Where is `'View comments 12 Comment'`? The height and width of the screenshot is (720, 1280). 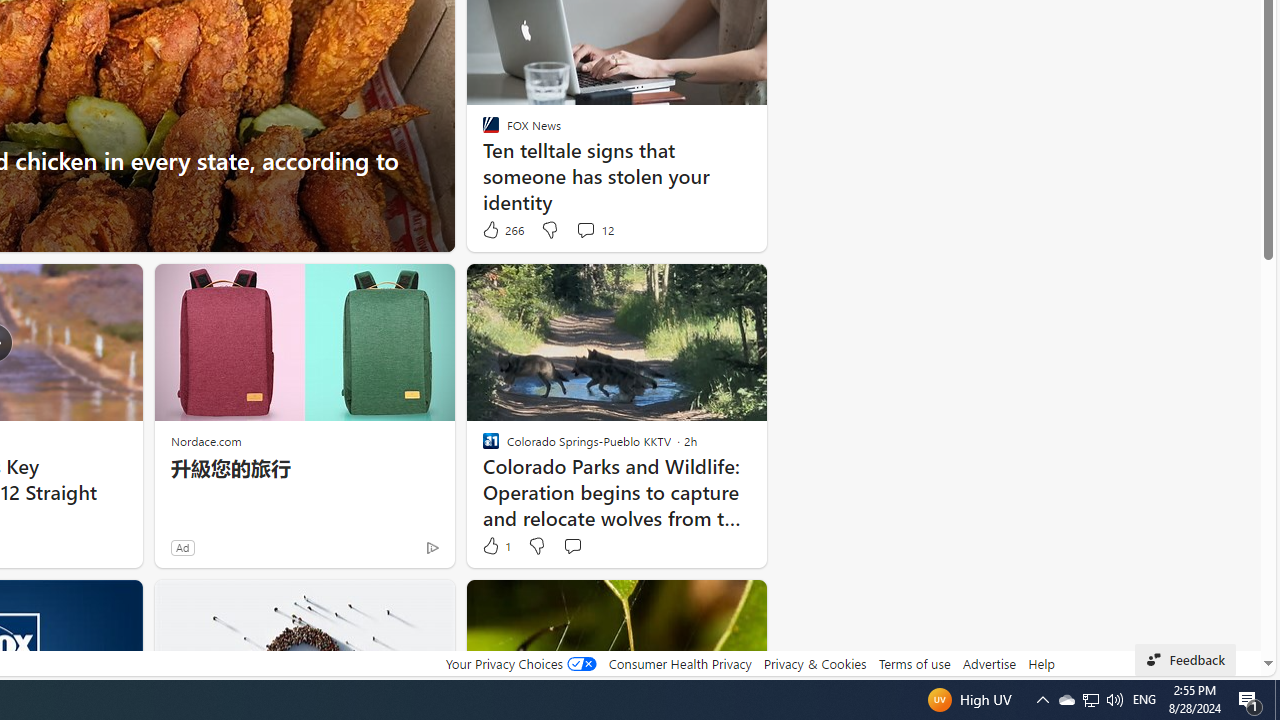
'View comments 12 Comment' is located at coordinates (584, 229).